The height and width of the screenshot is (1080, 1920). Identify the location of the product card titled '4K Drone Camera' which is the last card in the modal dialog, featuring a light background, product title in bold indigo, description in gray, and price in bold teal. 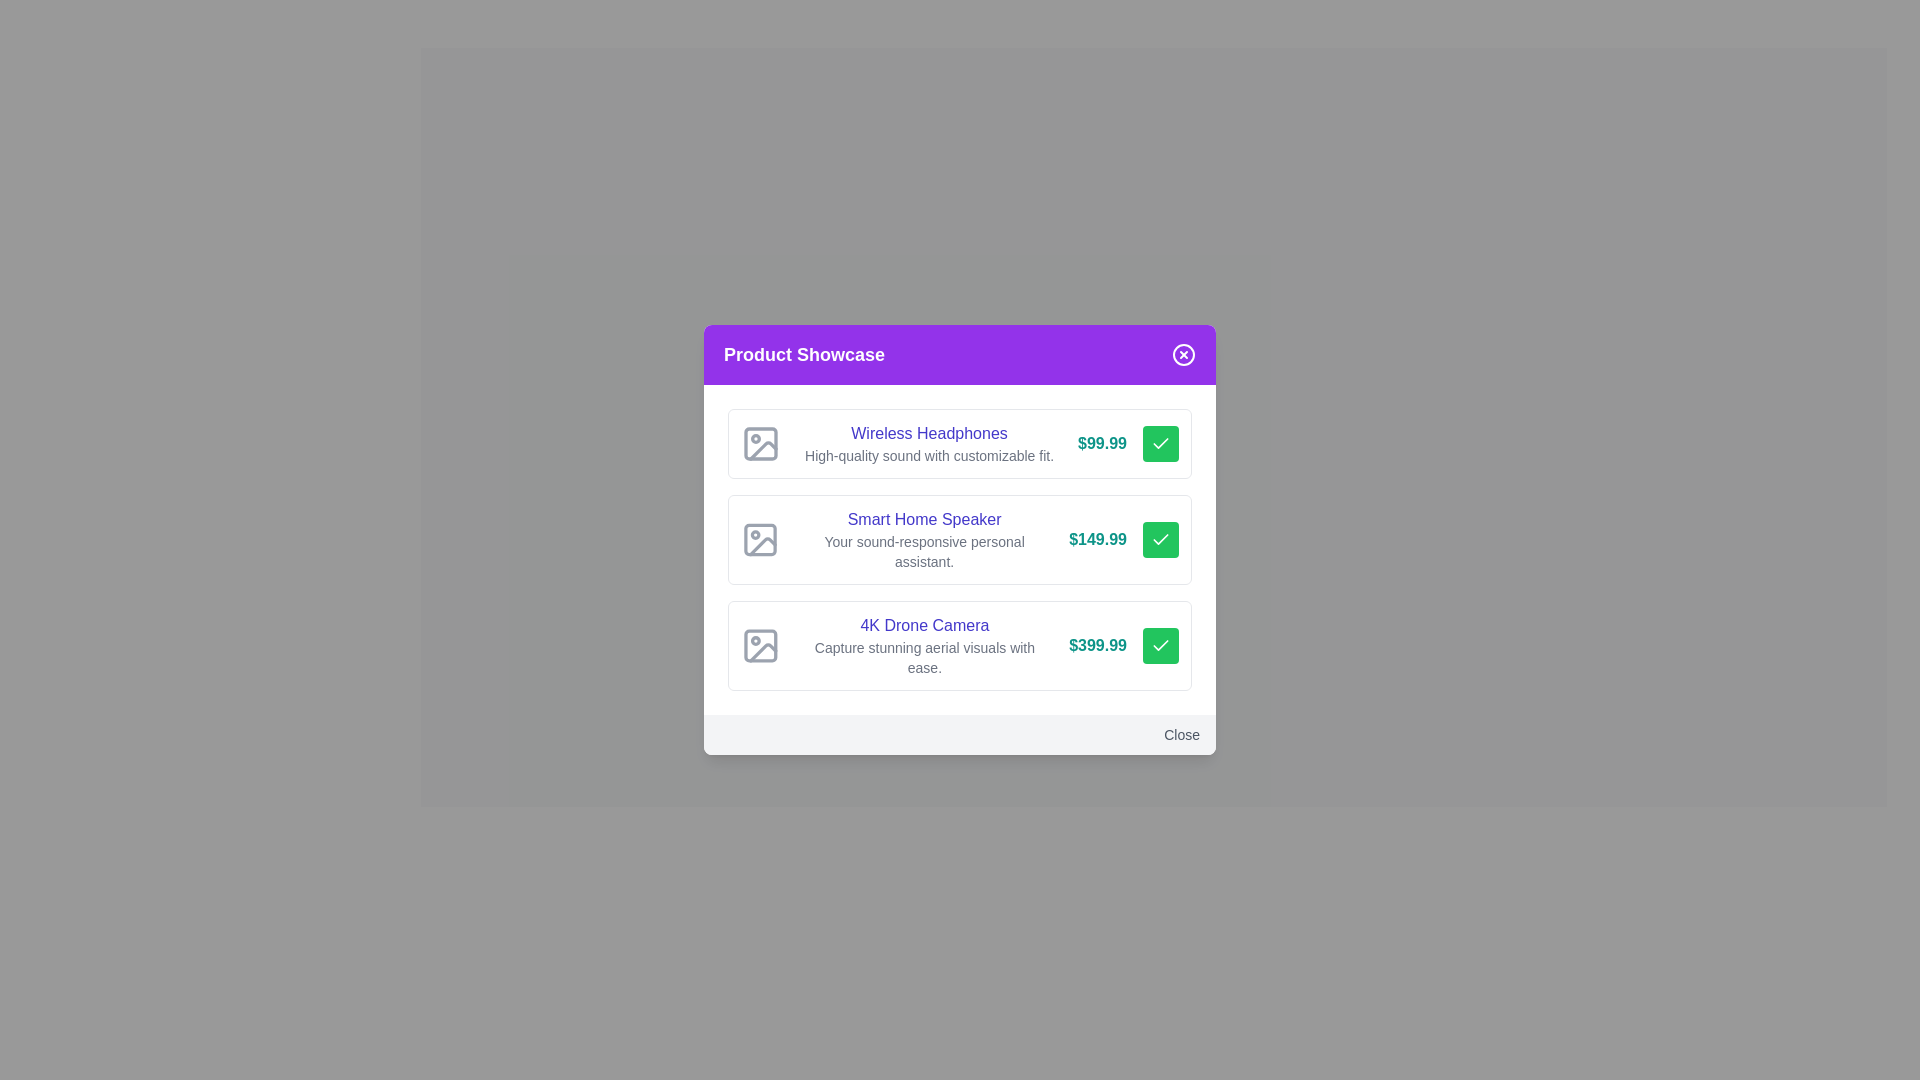
(960, 645).